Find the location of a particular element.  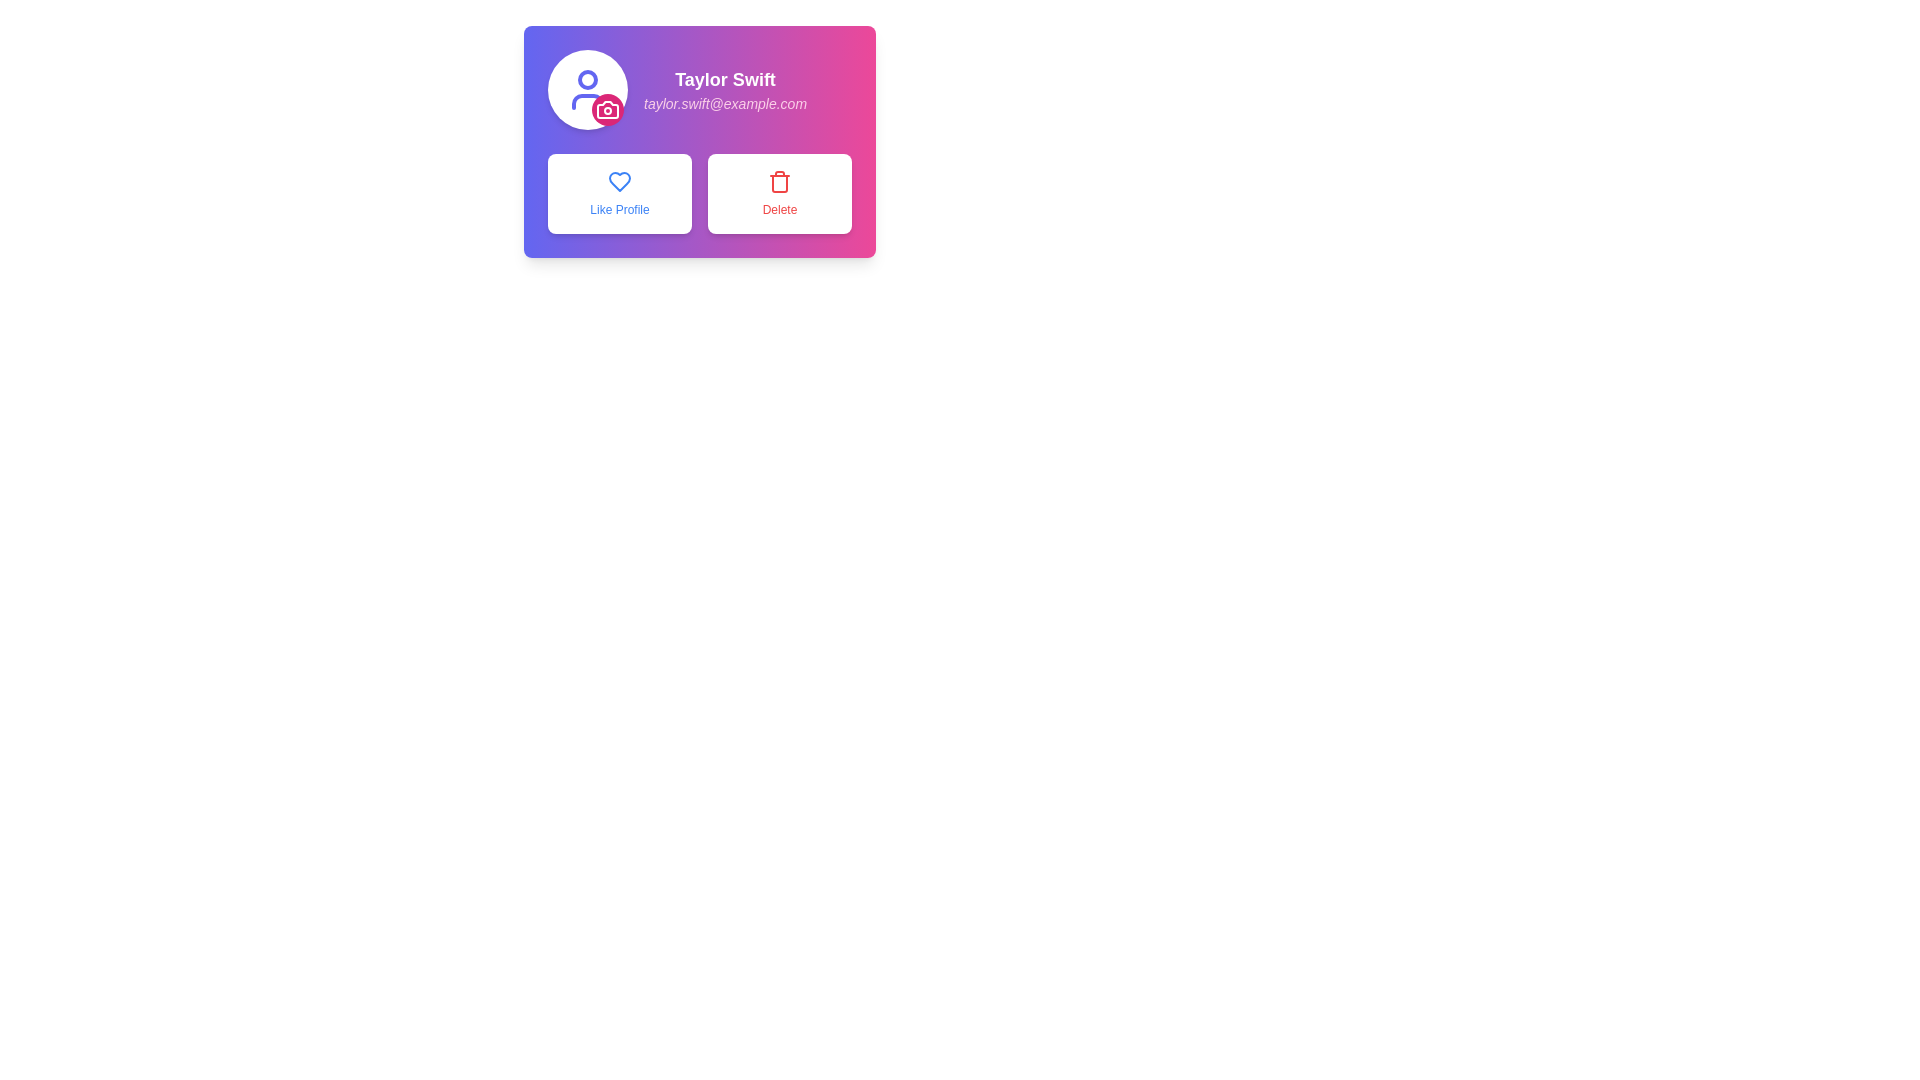

the text display component that shows the user's name and contact email, positioned to the right of the circular profile icon is located at coordinates (700, 88).